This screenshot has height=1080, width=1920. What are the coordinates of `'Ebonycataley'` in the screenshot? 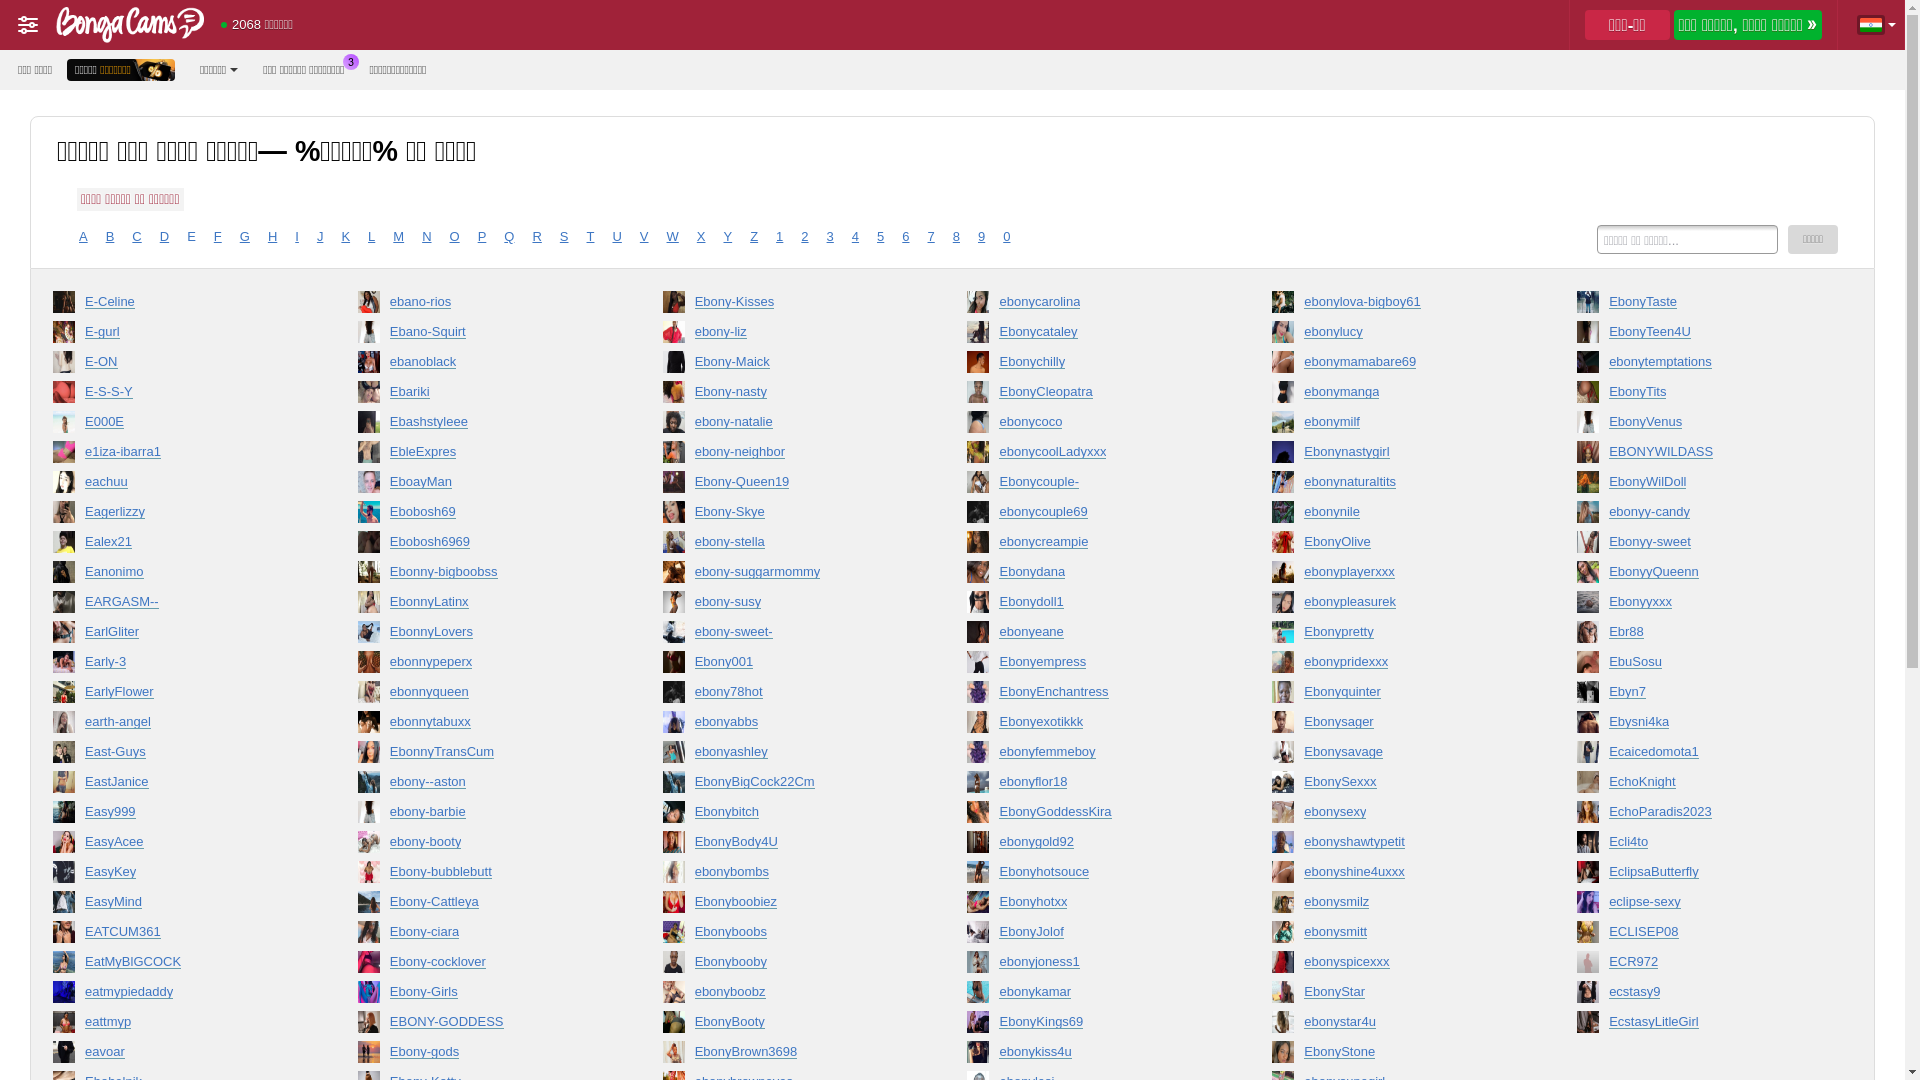 It's located at (1089, 334).